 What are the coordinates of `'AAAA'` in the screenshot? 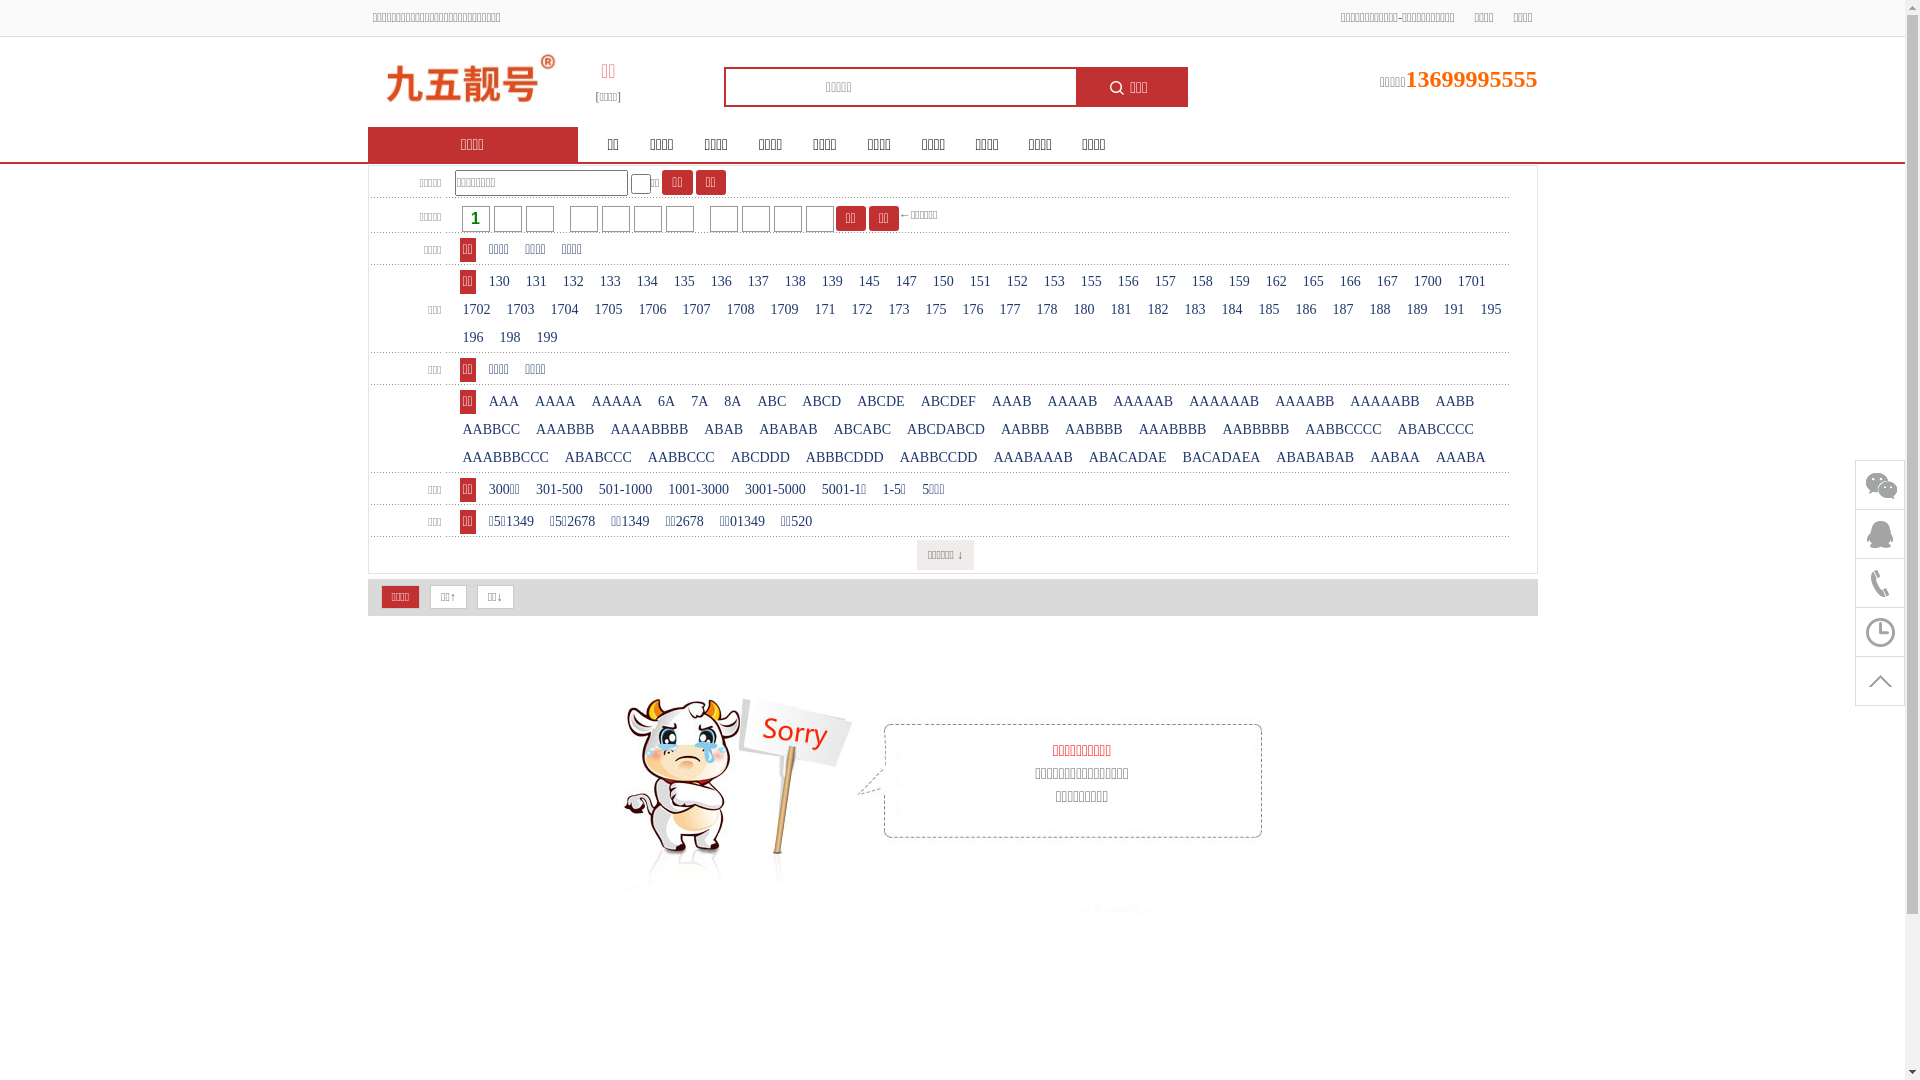 It's located at (555, 401).